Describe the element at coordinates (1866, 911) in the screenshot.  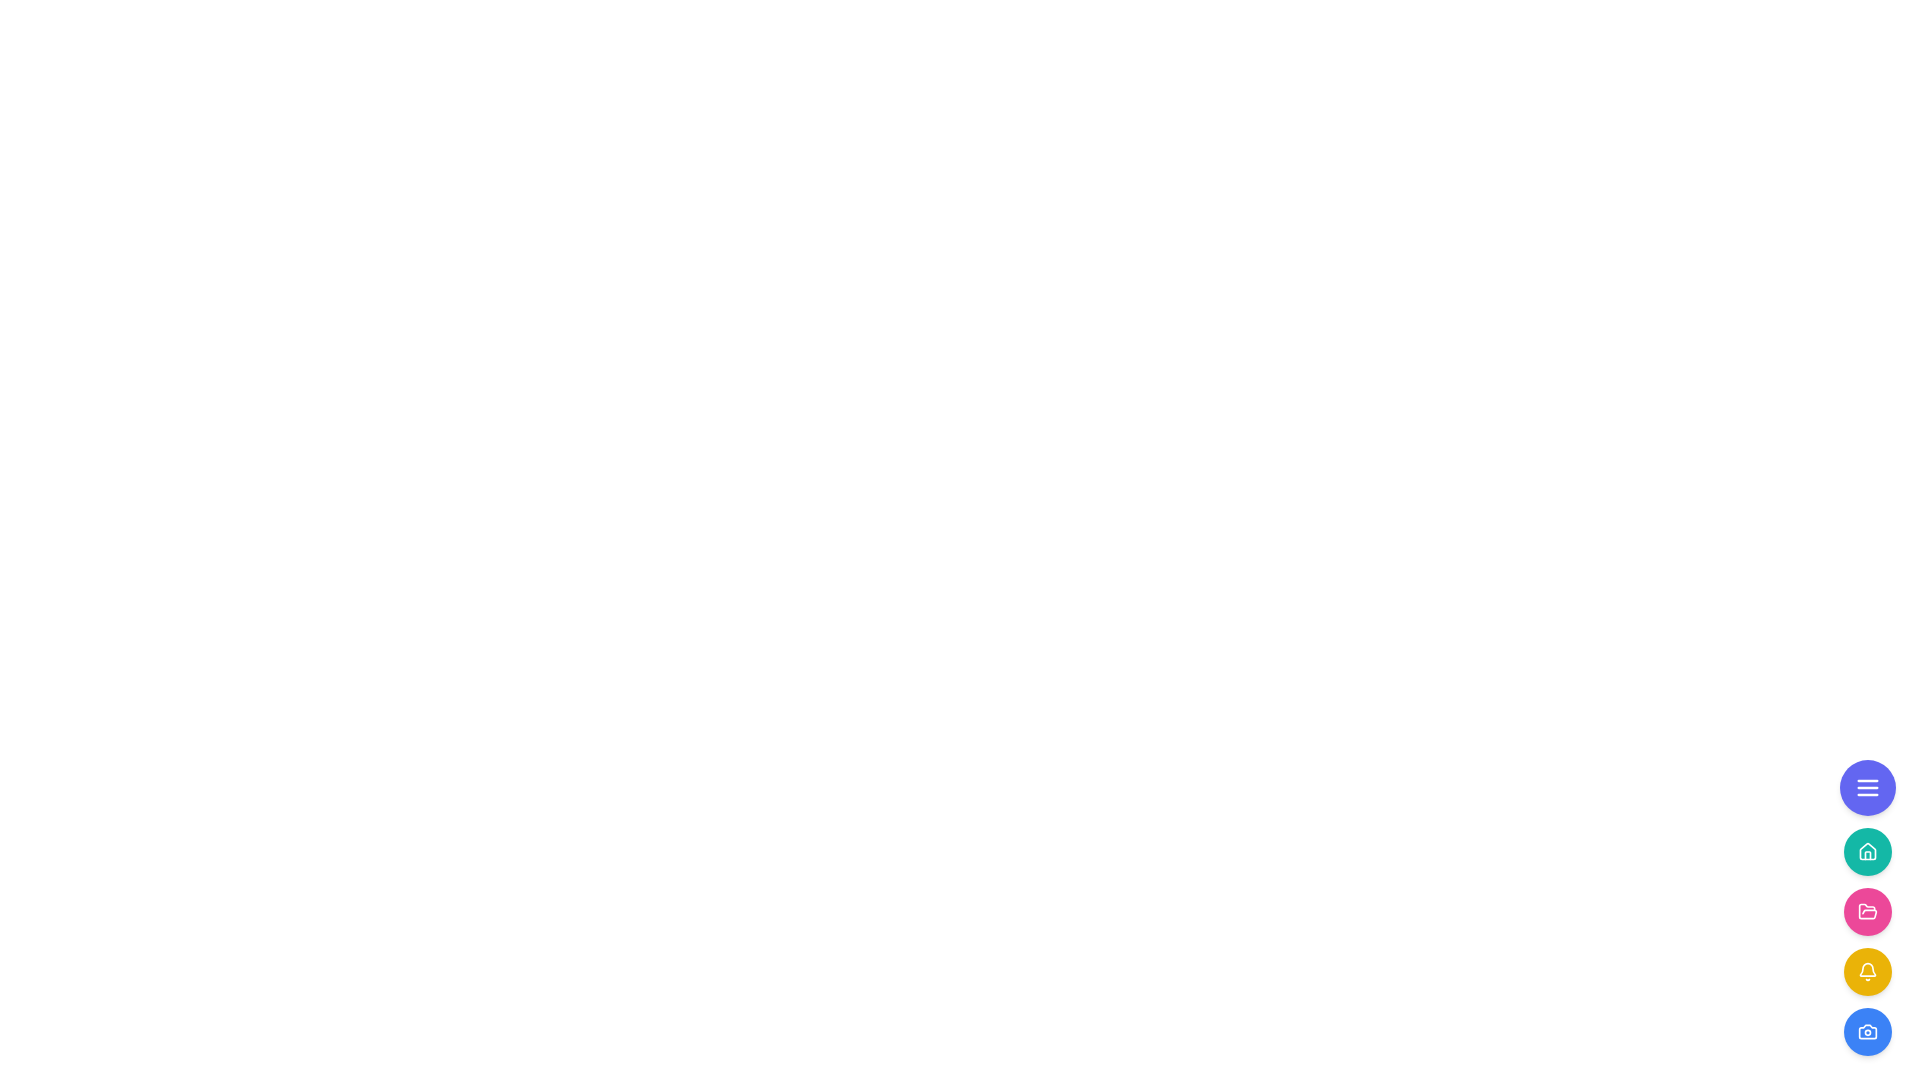
I see `the circular button with a pink background and a white outline of an open folder` at that location.